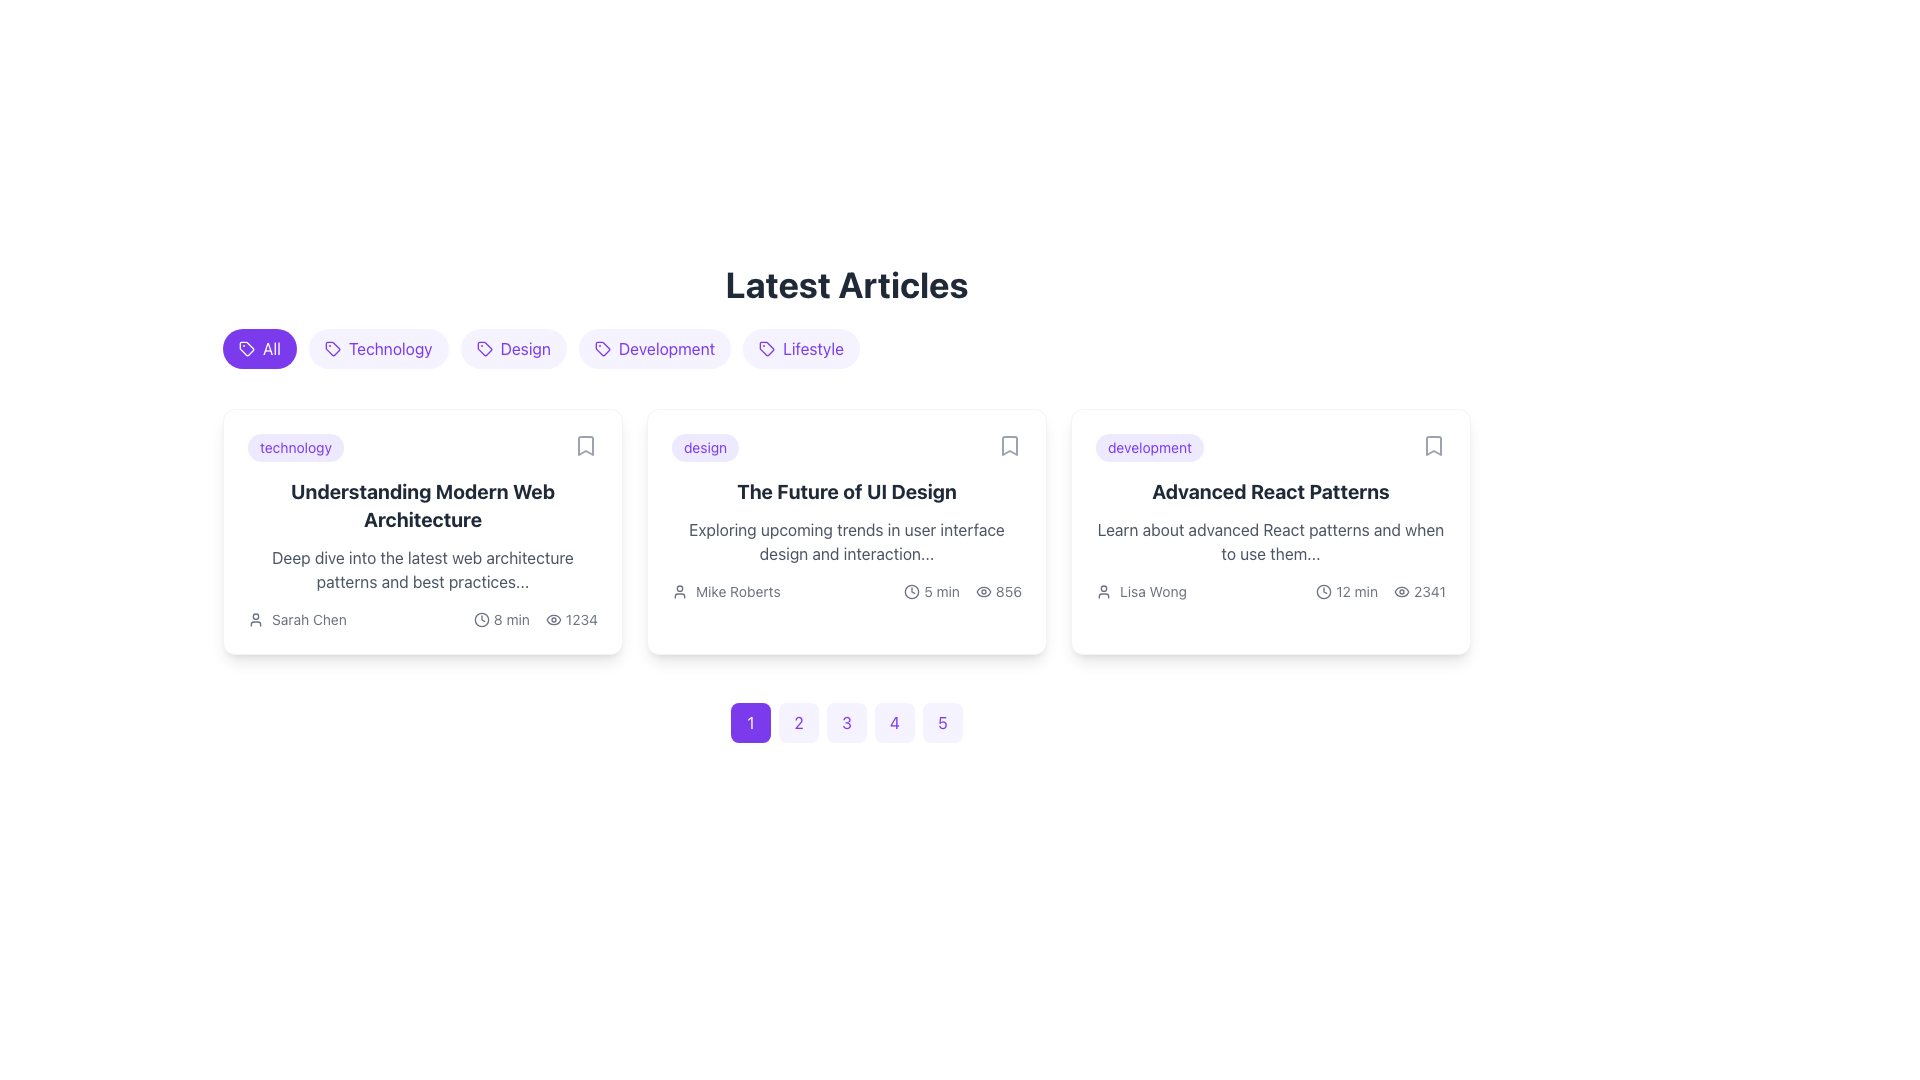 This screenshot has width=1920, height=1080. I want to click on text of the bold header titled 'Latest Articles' located at the top of the content section, so click(846, 285).